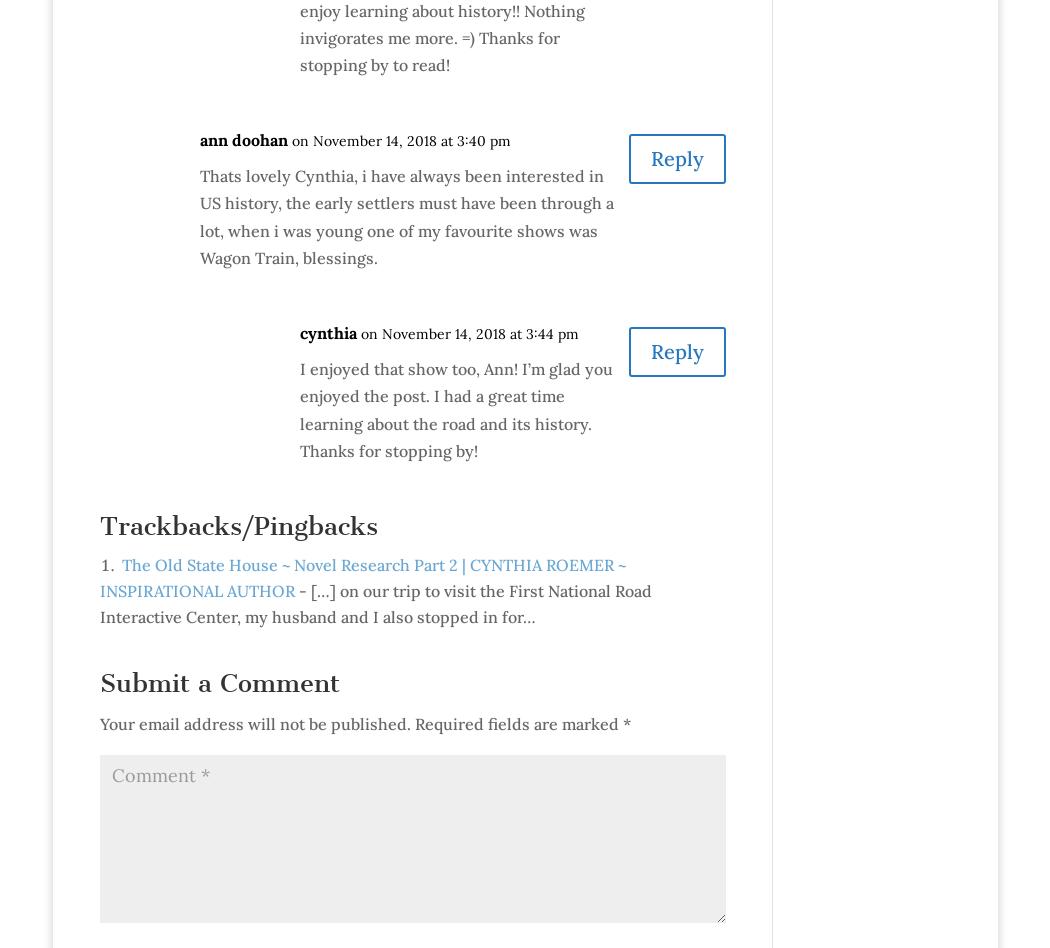 Image resolution: width=1050 pixels, height=948 pixels. What do you see at coordinates (406, 215) in the screenshot?
I see `'Thats lovely Cynthia, i have always been interested in US history, the early settlers must have been through a lot, when i was young one of my favourite shows was Wagon Train, blessings.'` at bounding box center [406, 215].